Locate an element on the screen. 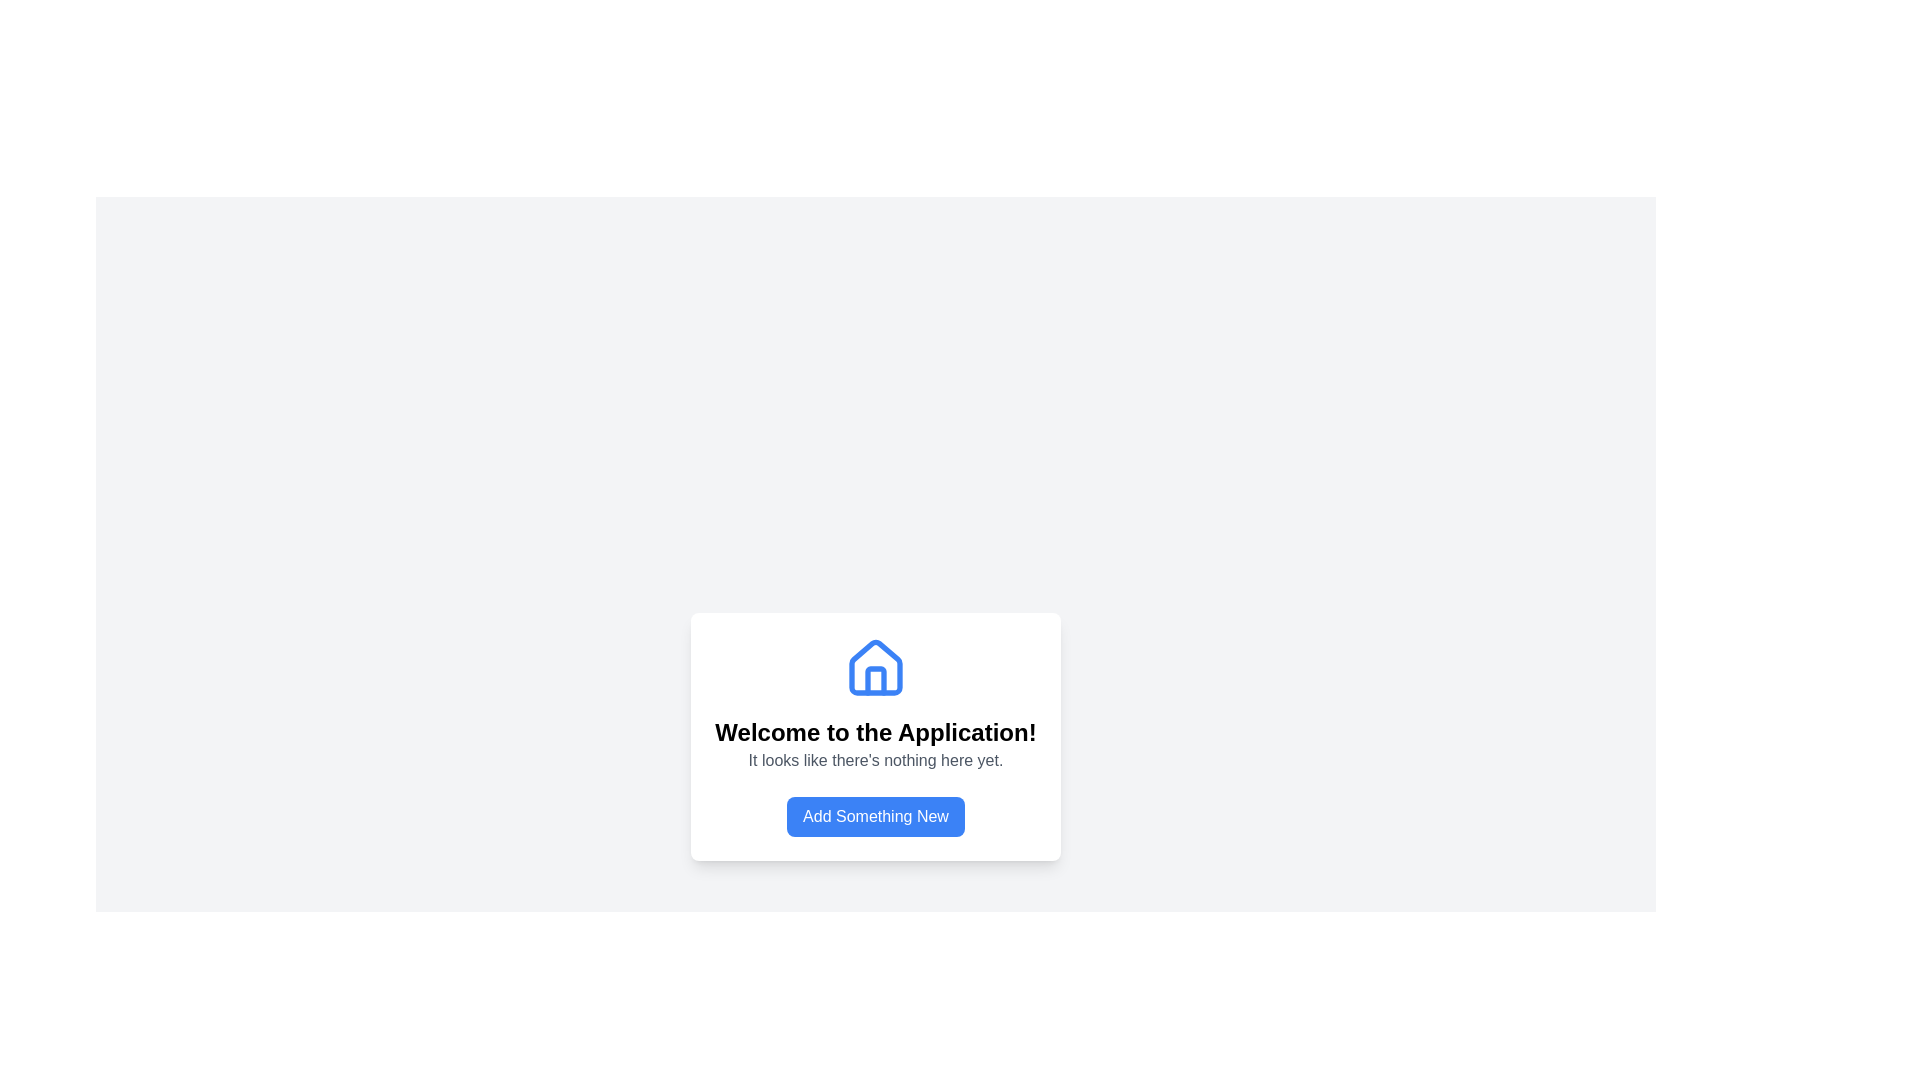 The height and width of the screenshot is (1080, 1920). the informational text label that provides context about the absence of content, located beneath the title 'Welcome to the Application!' and above the button 'Add Something New' is located at coordinates (875, 760).